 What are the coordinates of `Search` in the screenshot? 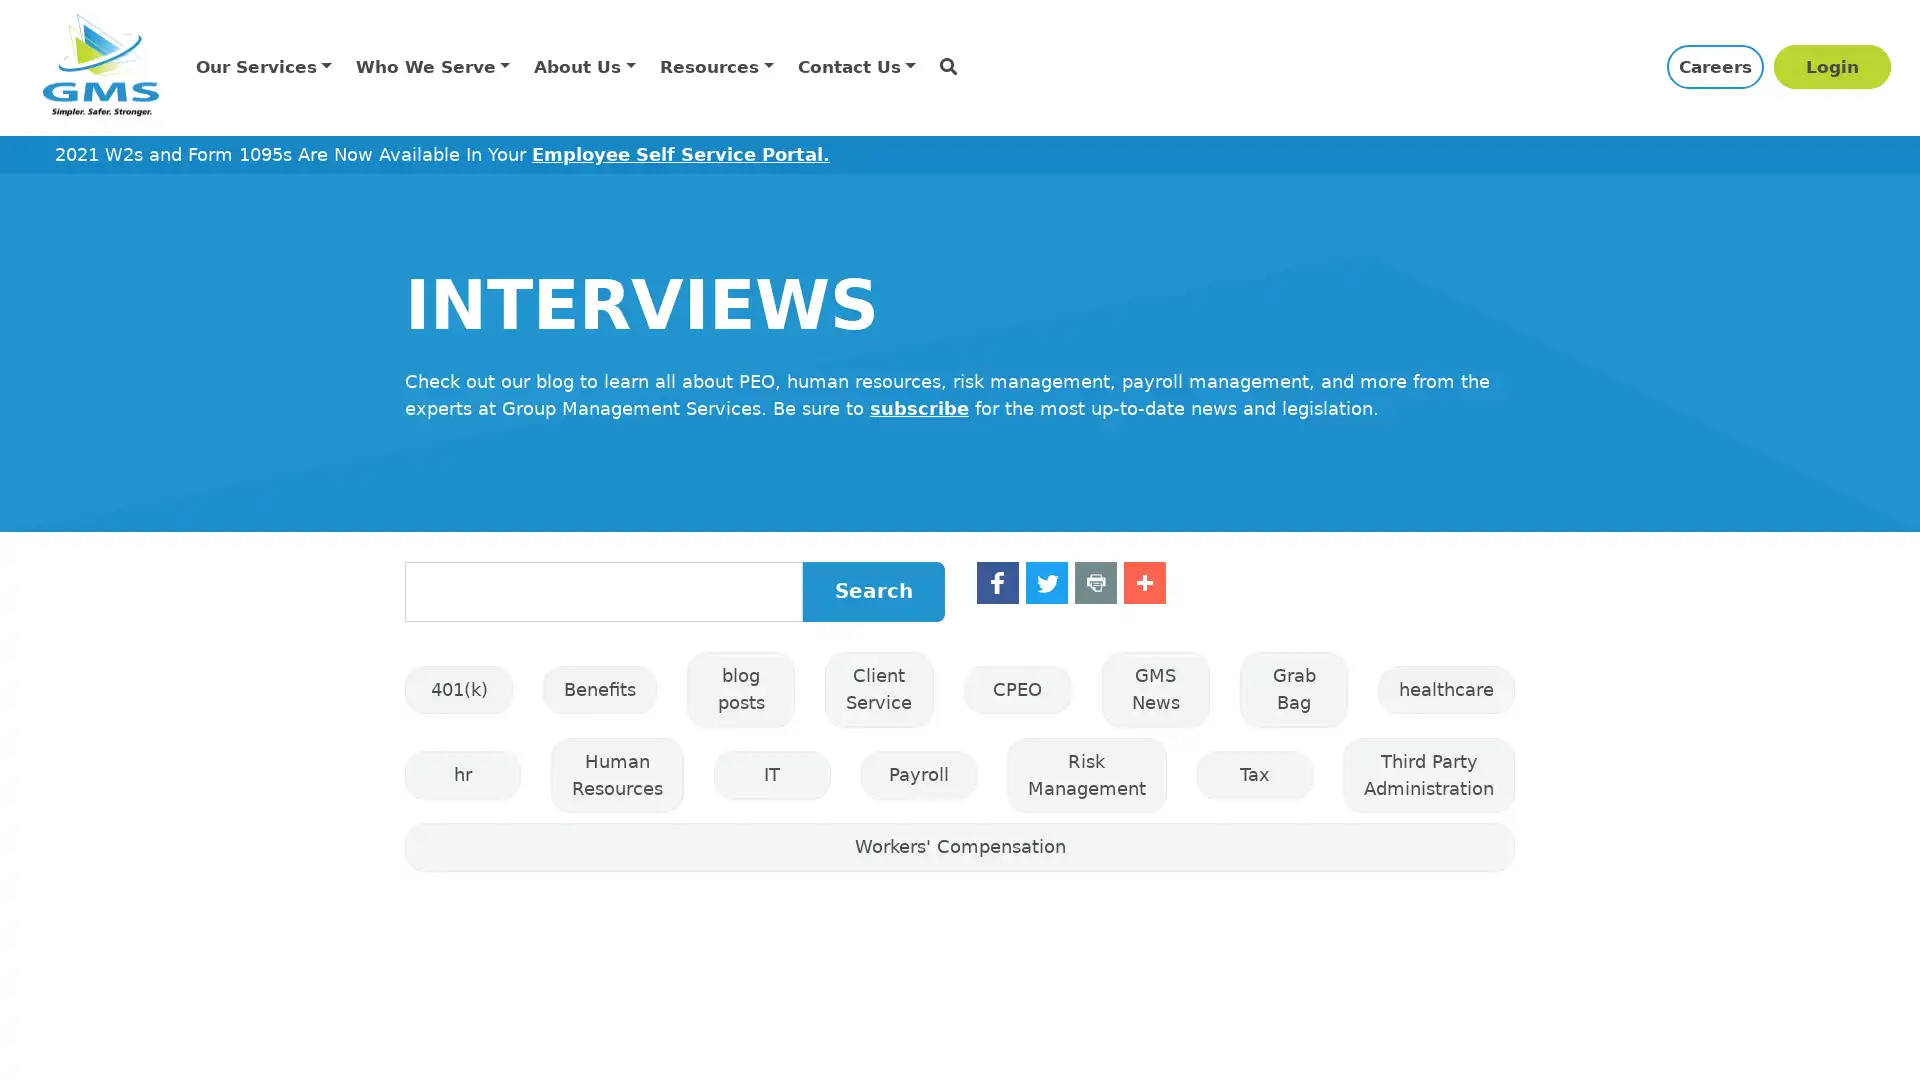 It's located at (873, 590).